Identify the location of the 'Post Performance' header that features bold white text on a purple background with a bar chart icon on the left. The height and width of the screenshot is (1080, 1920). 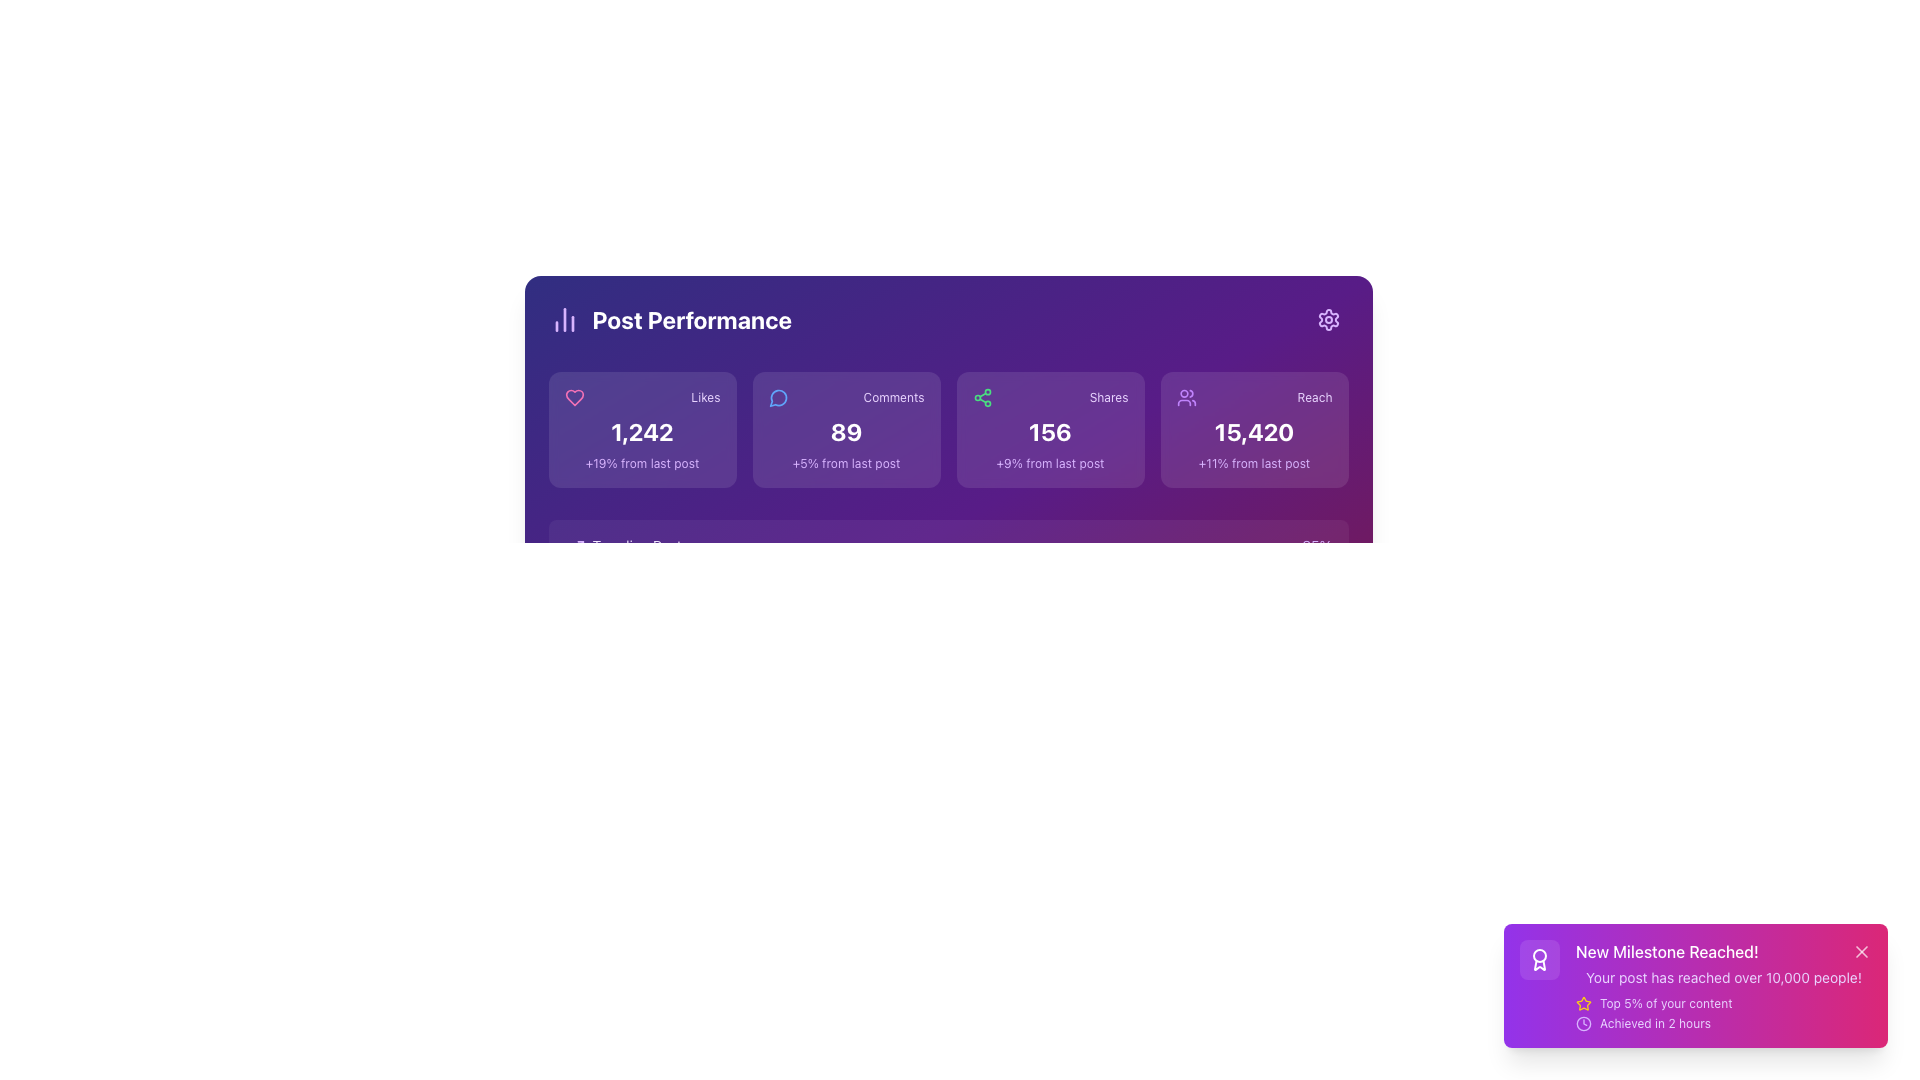
(670, 319).